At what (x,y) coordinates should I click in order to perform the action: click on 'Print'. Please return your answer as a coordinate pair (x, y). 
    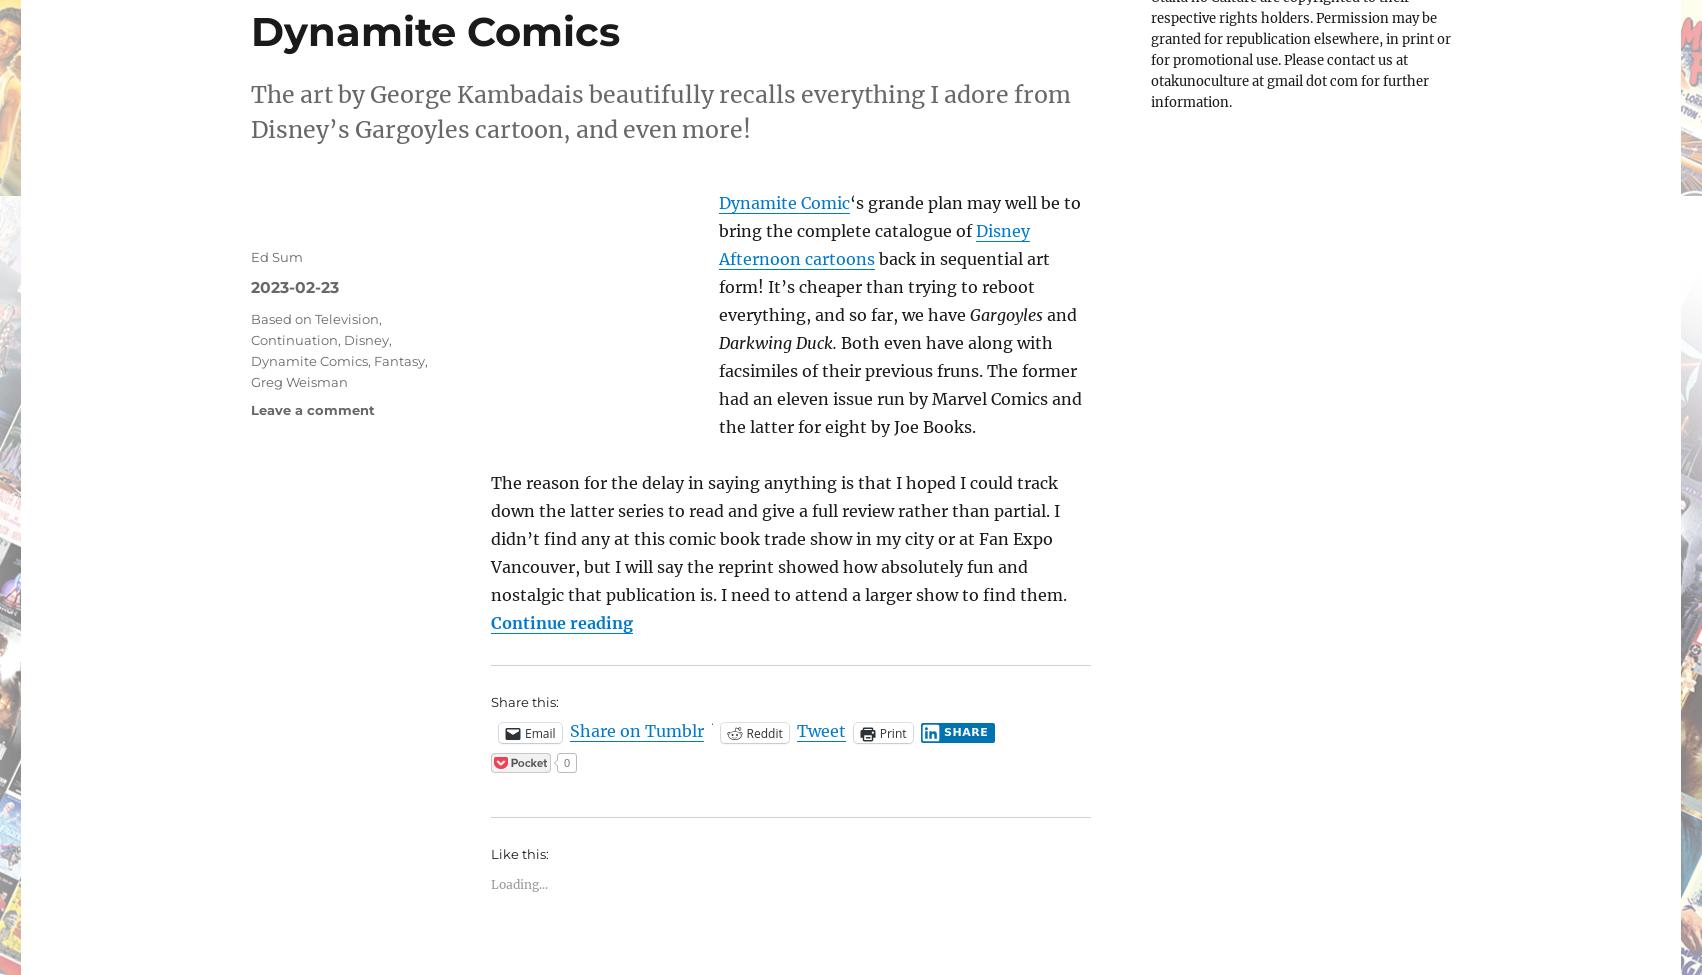
    Looking at the image, I should click on (892, 731).